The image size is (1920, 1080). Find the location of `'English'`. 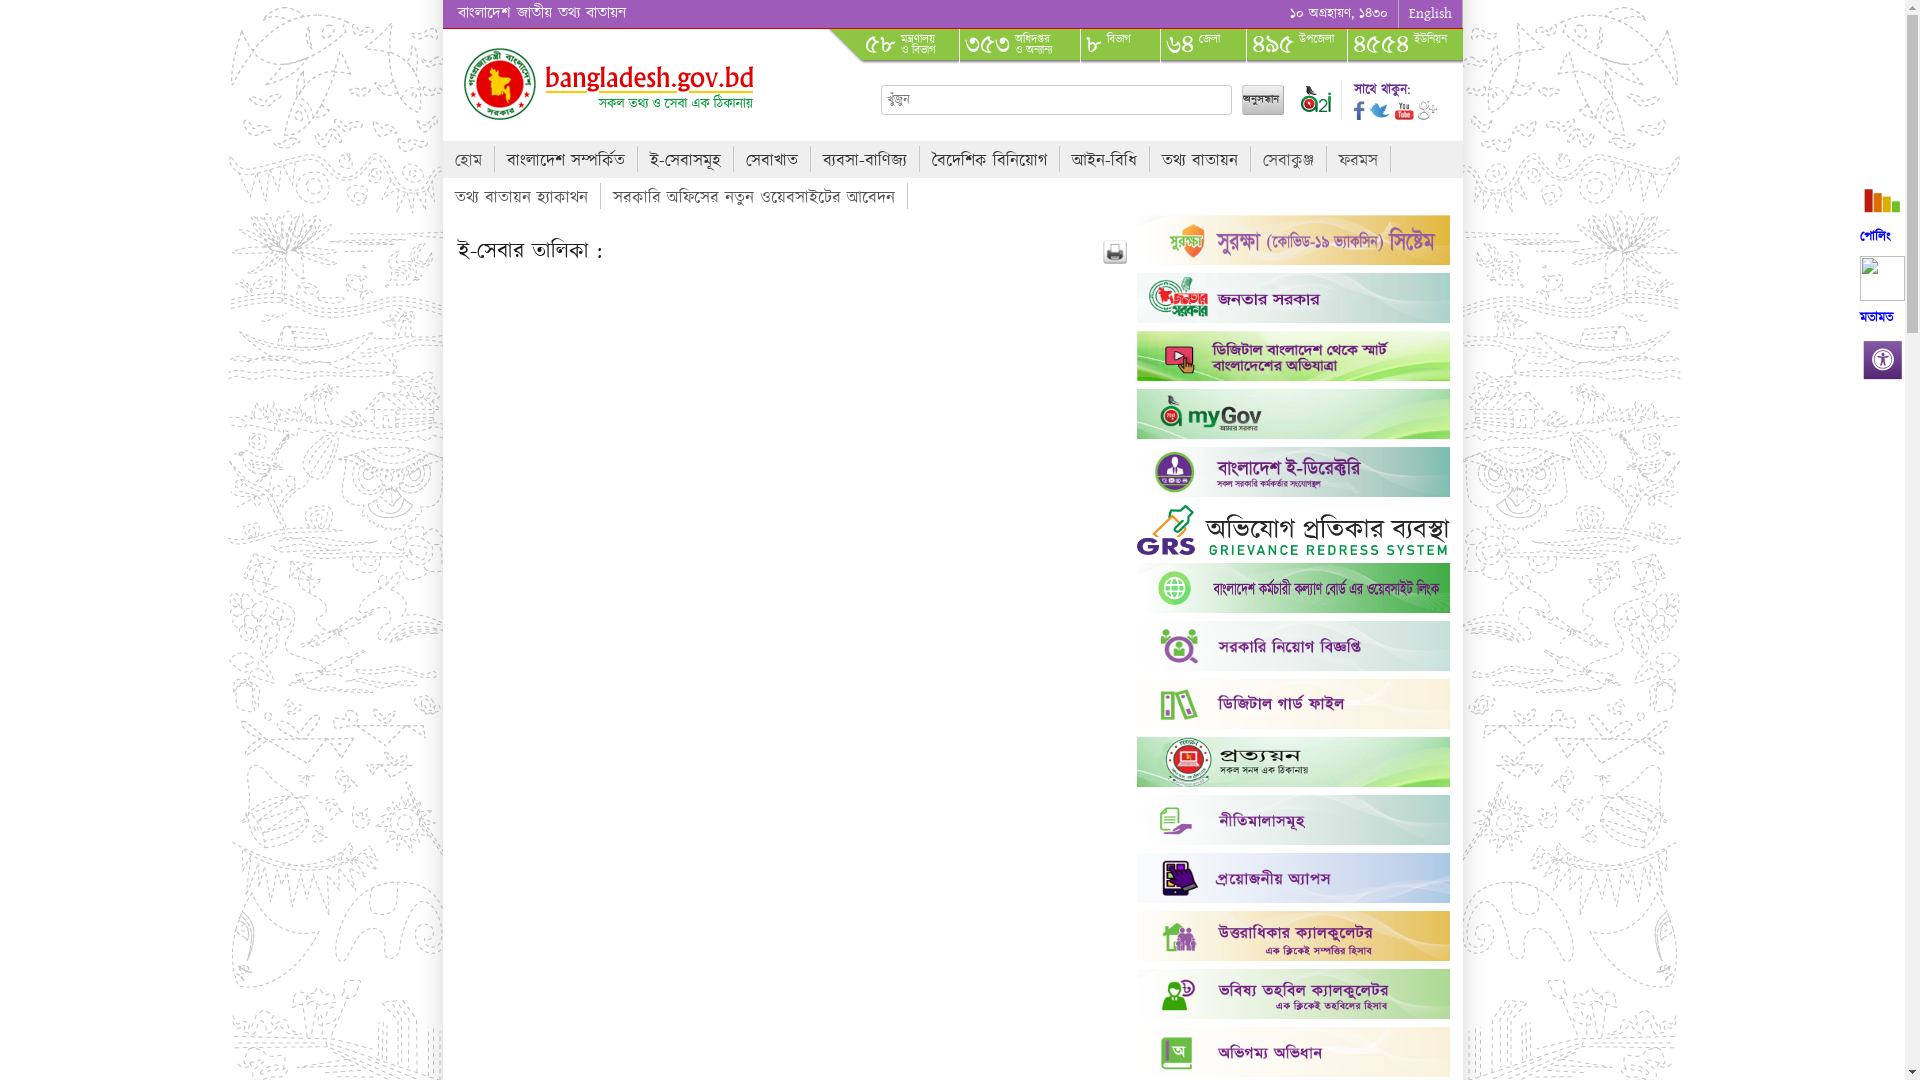

'English' is located at coordinates (1428, 14).